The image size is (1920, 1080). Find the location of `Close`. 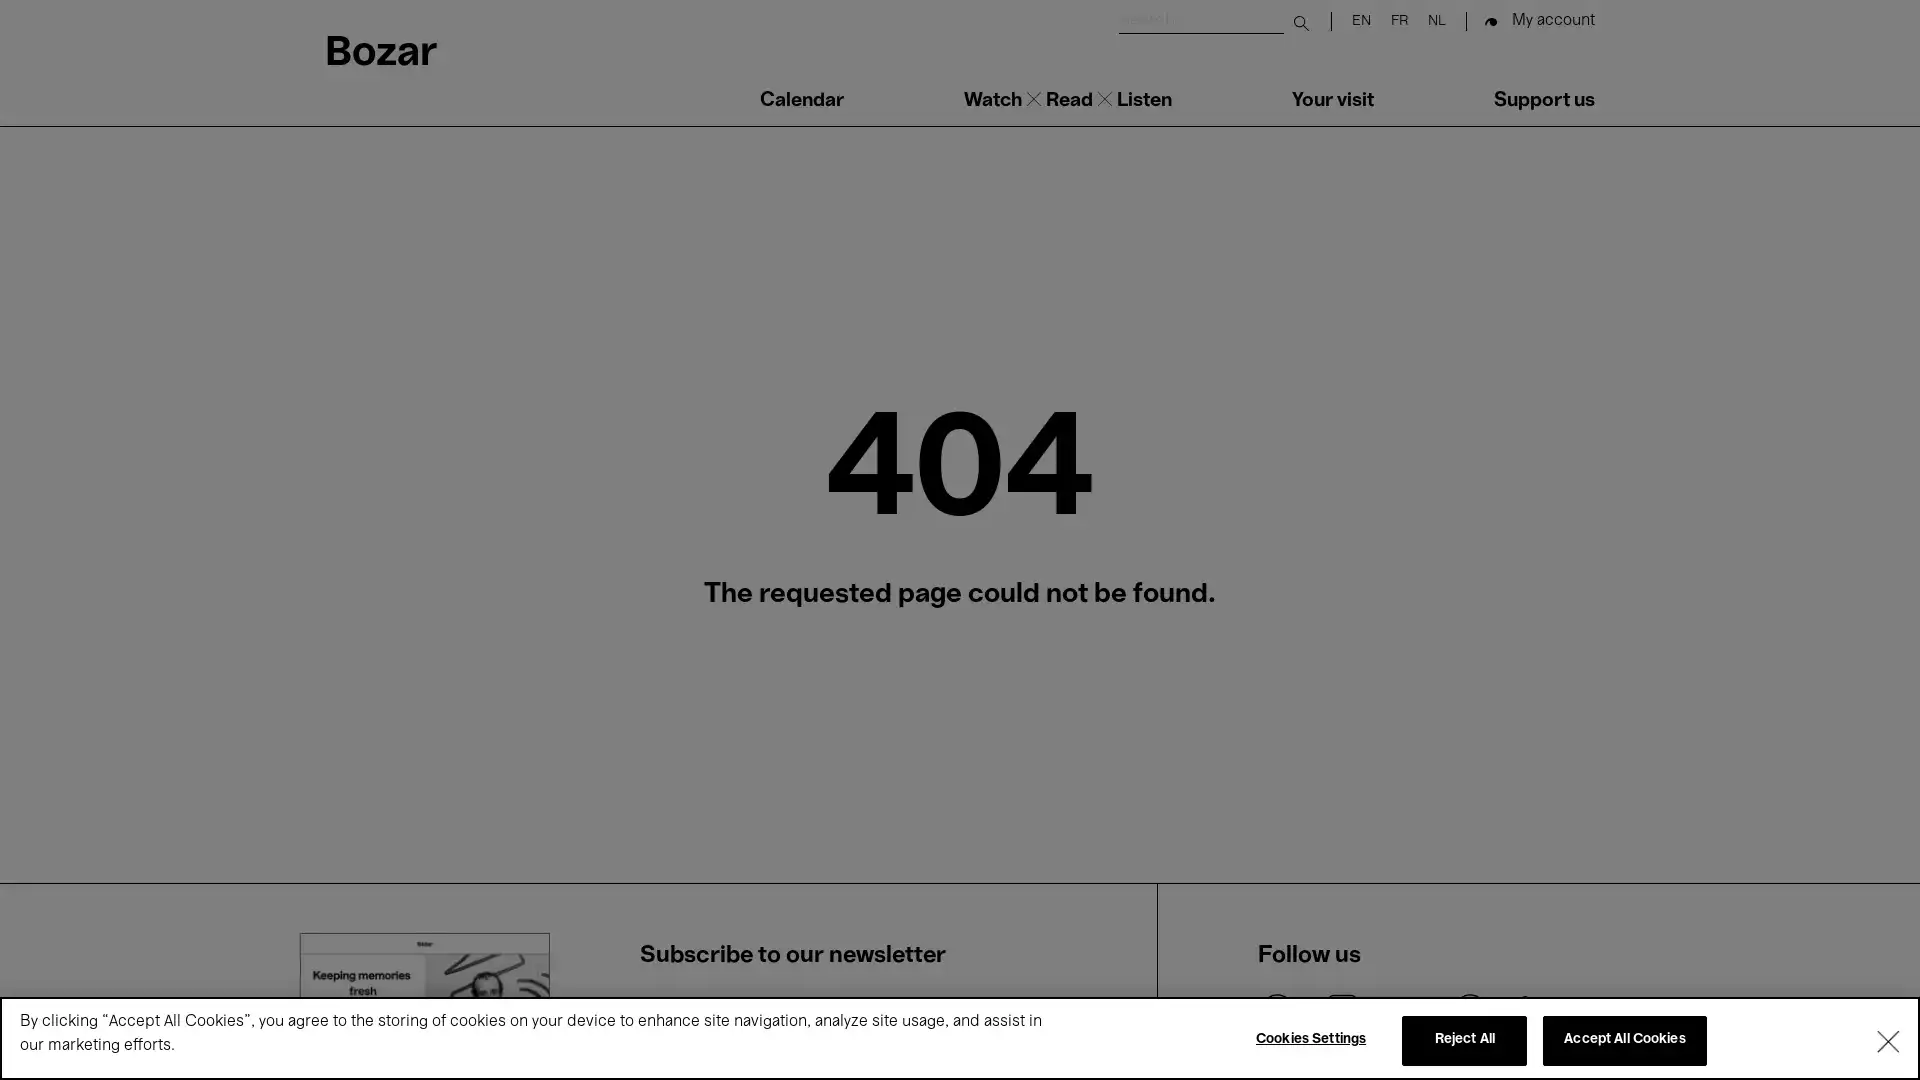

Close is located at coordinates (1886, 1040).